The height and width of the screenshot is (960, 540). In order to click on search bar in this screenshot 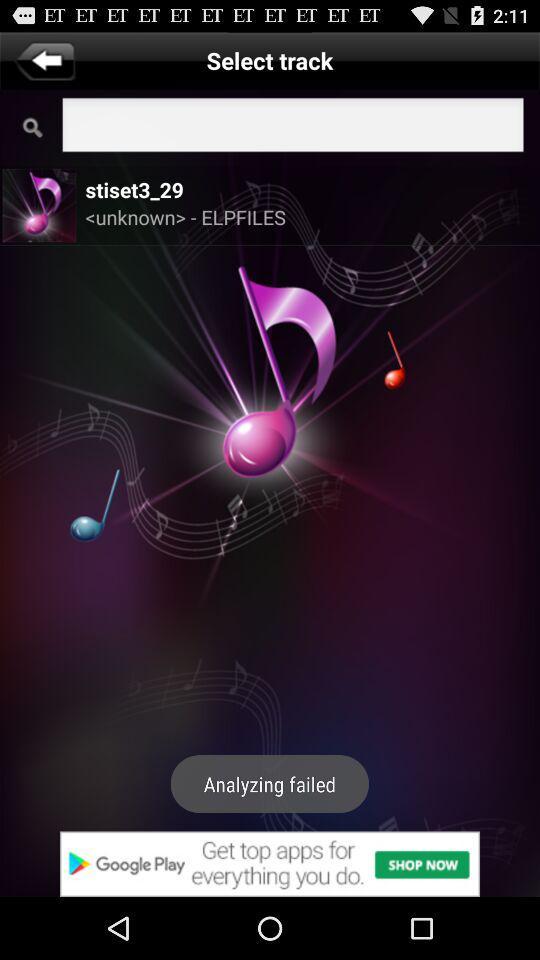, I will do `click(292, 126)`.